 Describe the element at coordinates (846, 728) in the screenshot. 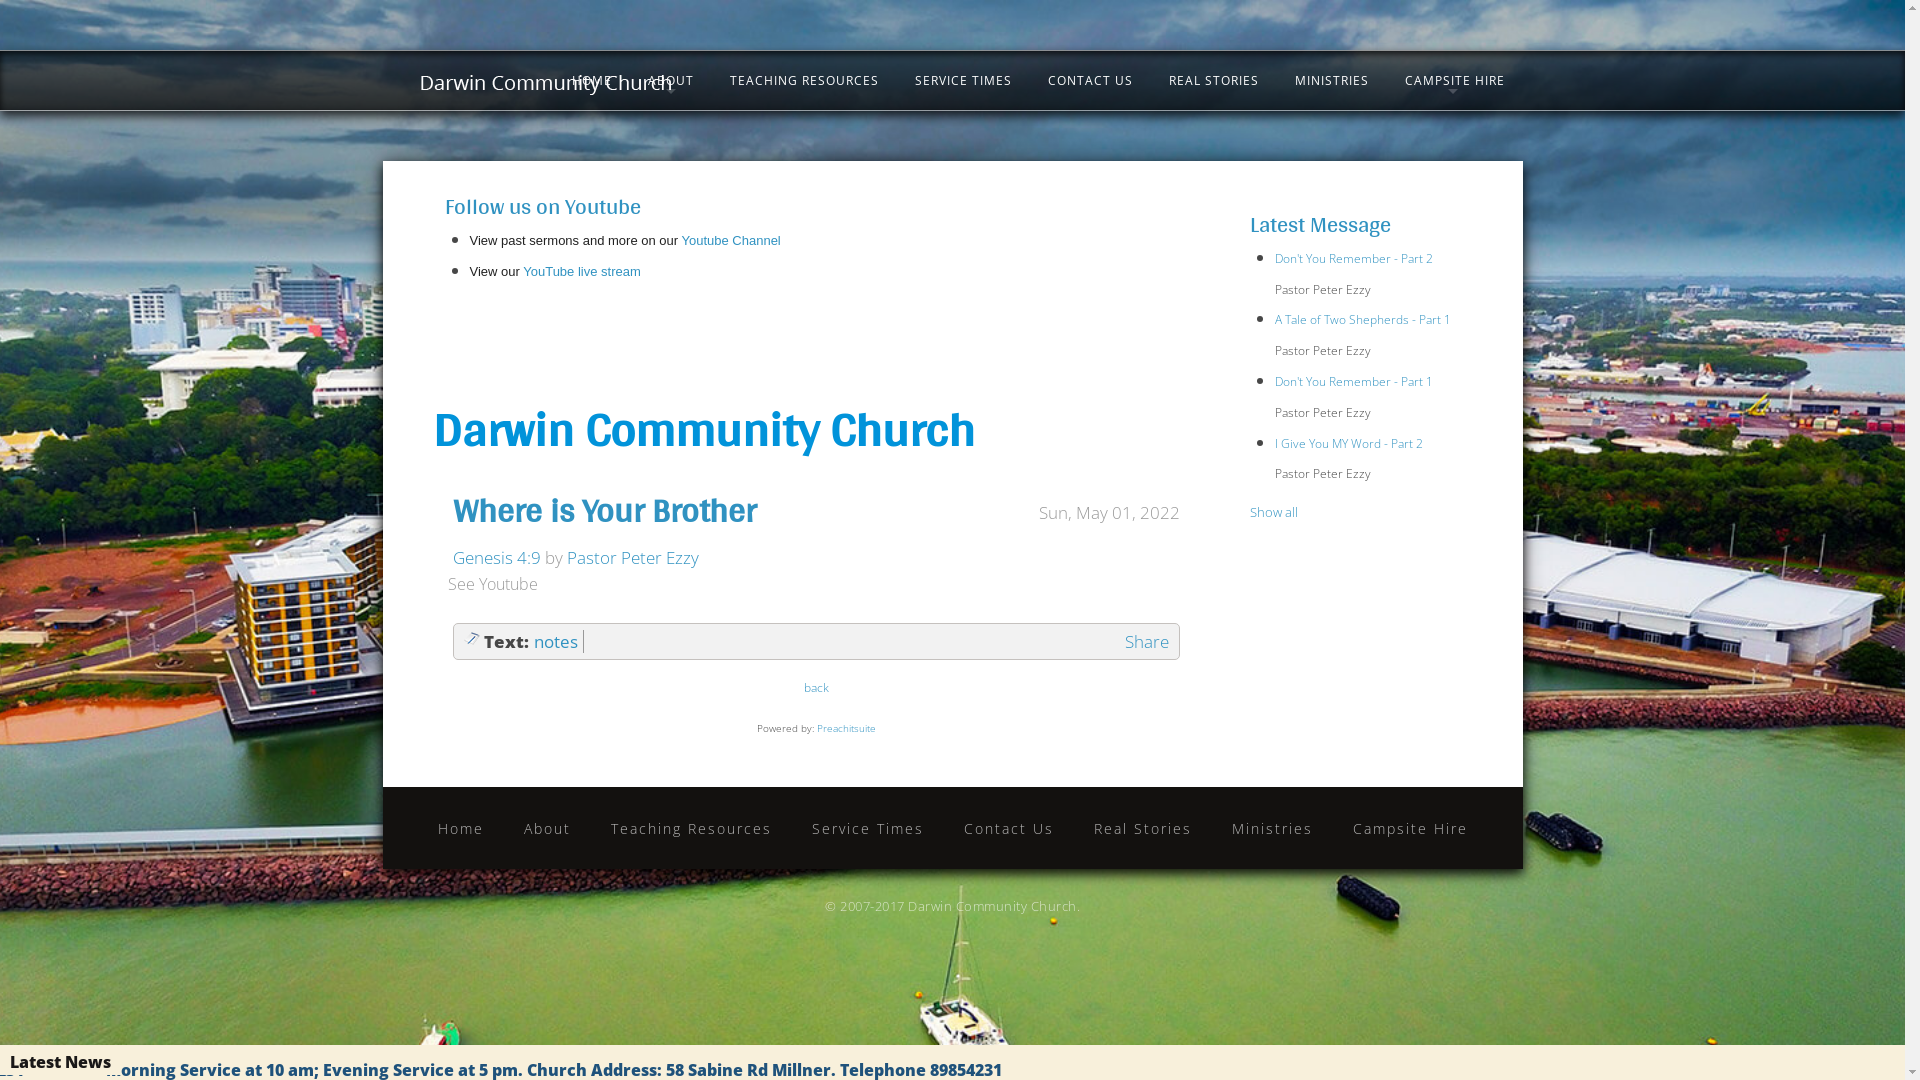

I see `'Preachitsuite'` at that location.